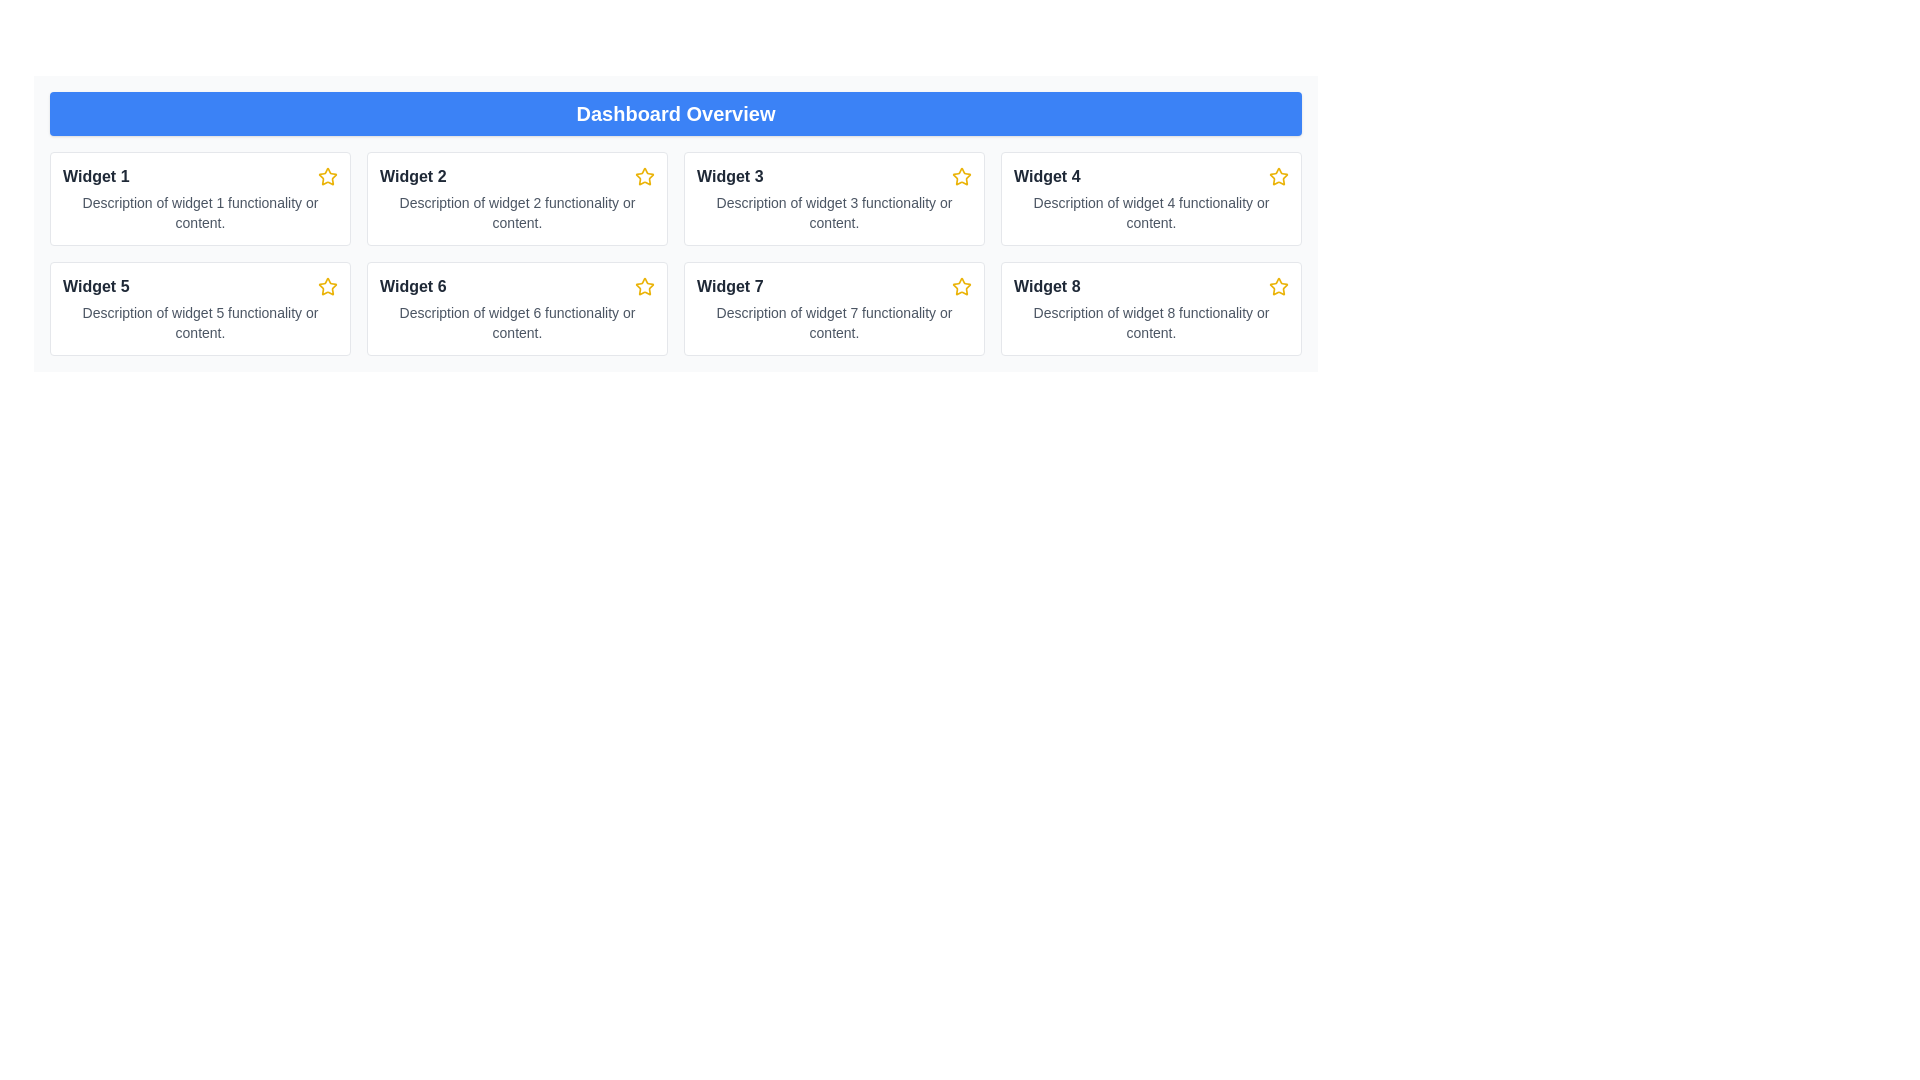  I want to click on the favorite icon located in the last column of the second row under 'Widget 8', so click(1277, 286).